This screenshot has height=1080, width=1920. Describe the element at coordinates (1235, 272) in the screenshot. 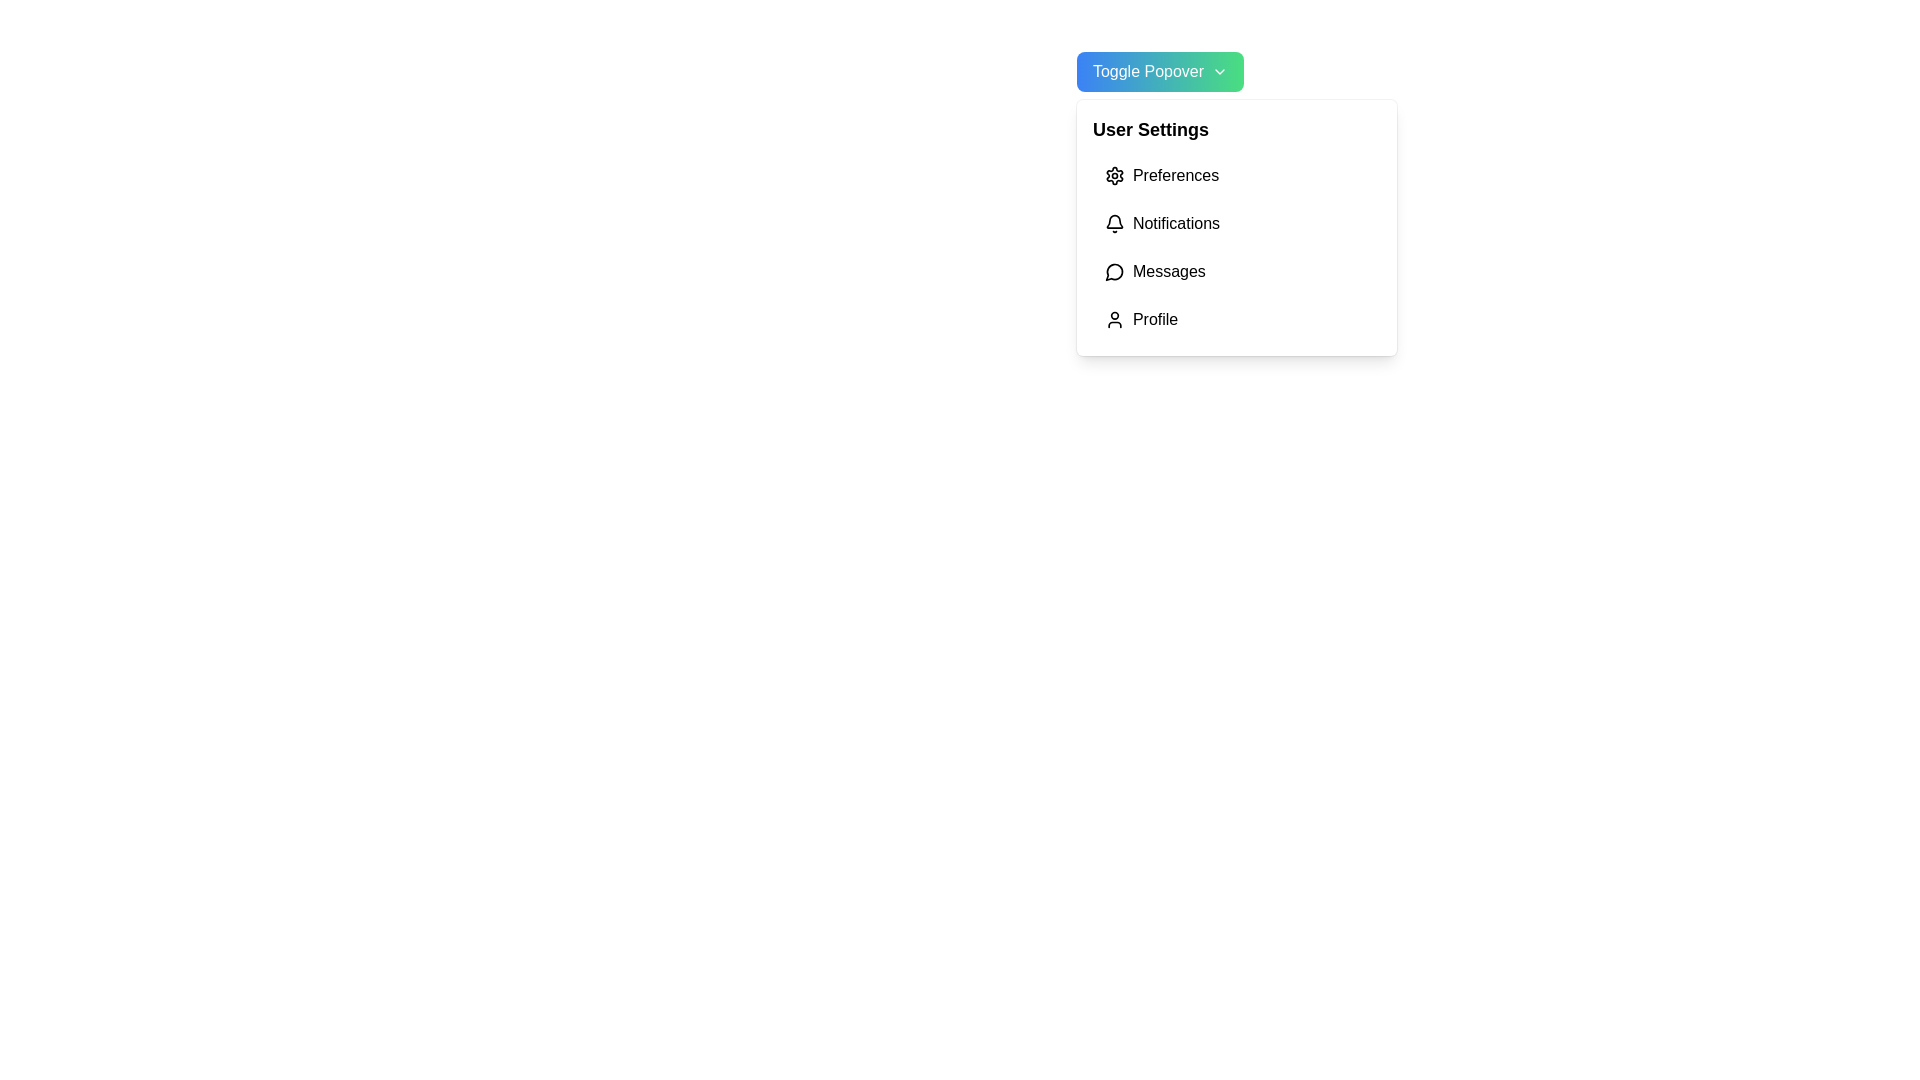

I see `the third menu item` at that location.